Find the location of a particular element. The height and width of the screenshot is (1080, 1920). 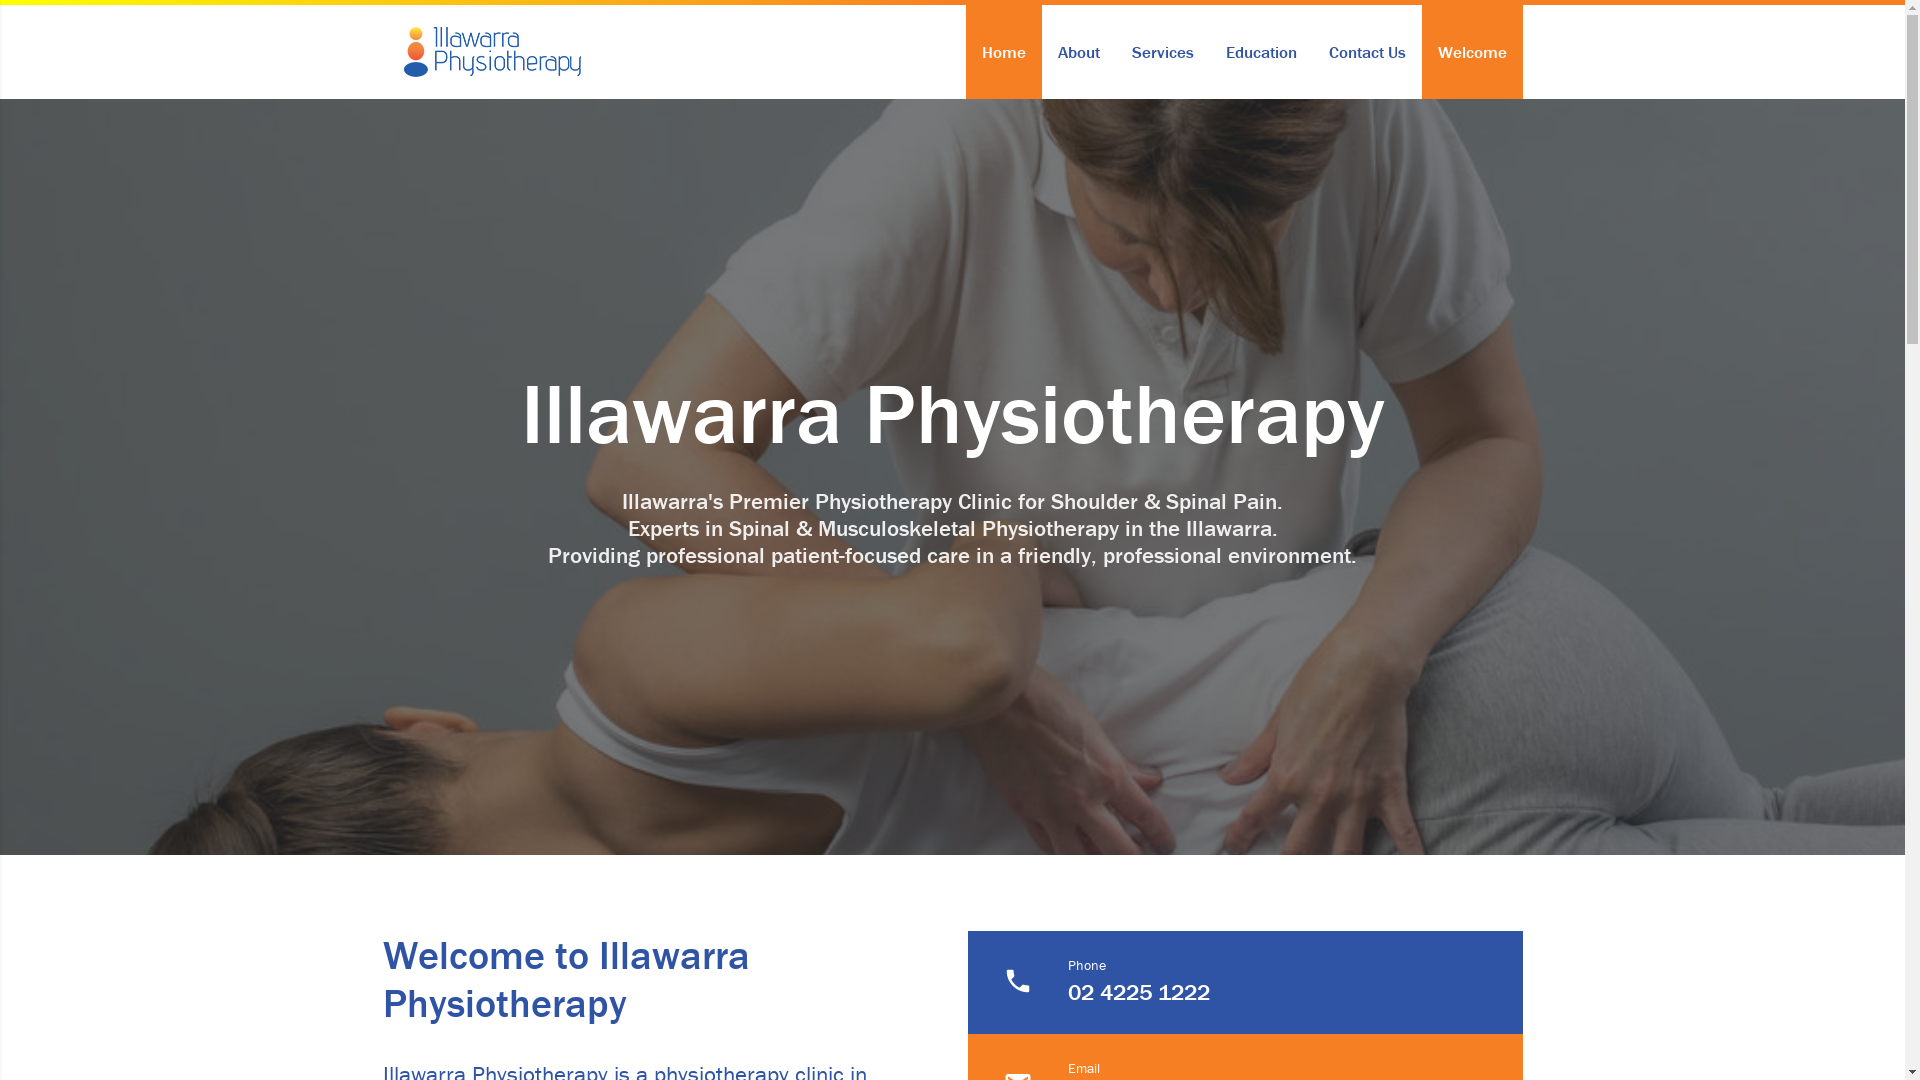

'Contact Us' is located at coordinates (1365, 50).